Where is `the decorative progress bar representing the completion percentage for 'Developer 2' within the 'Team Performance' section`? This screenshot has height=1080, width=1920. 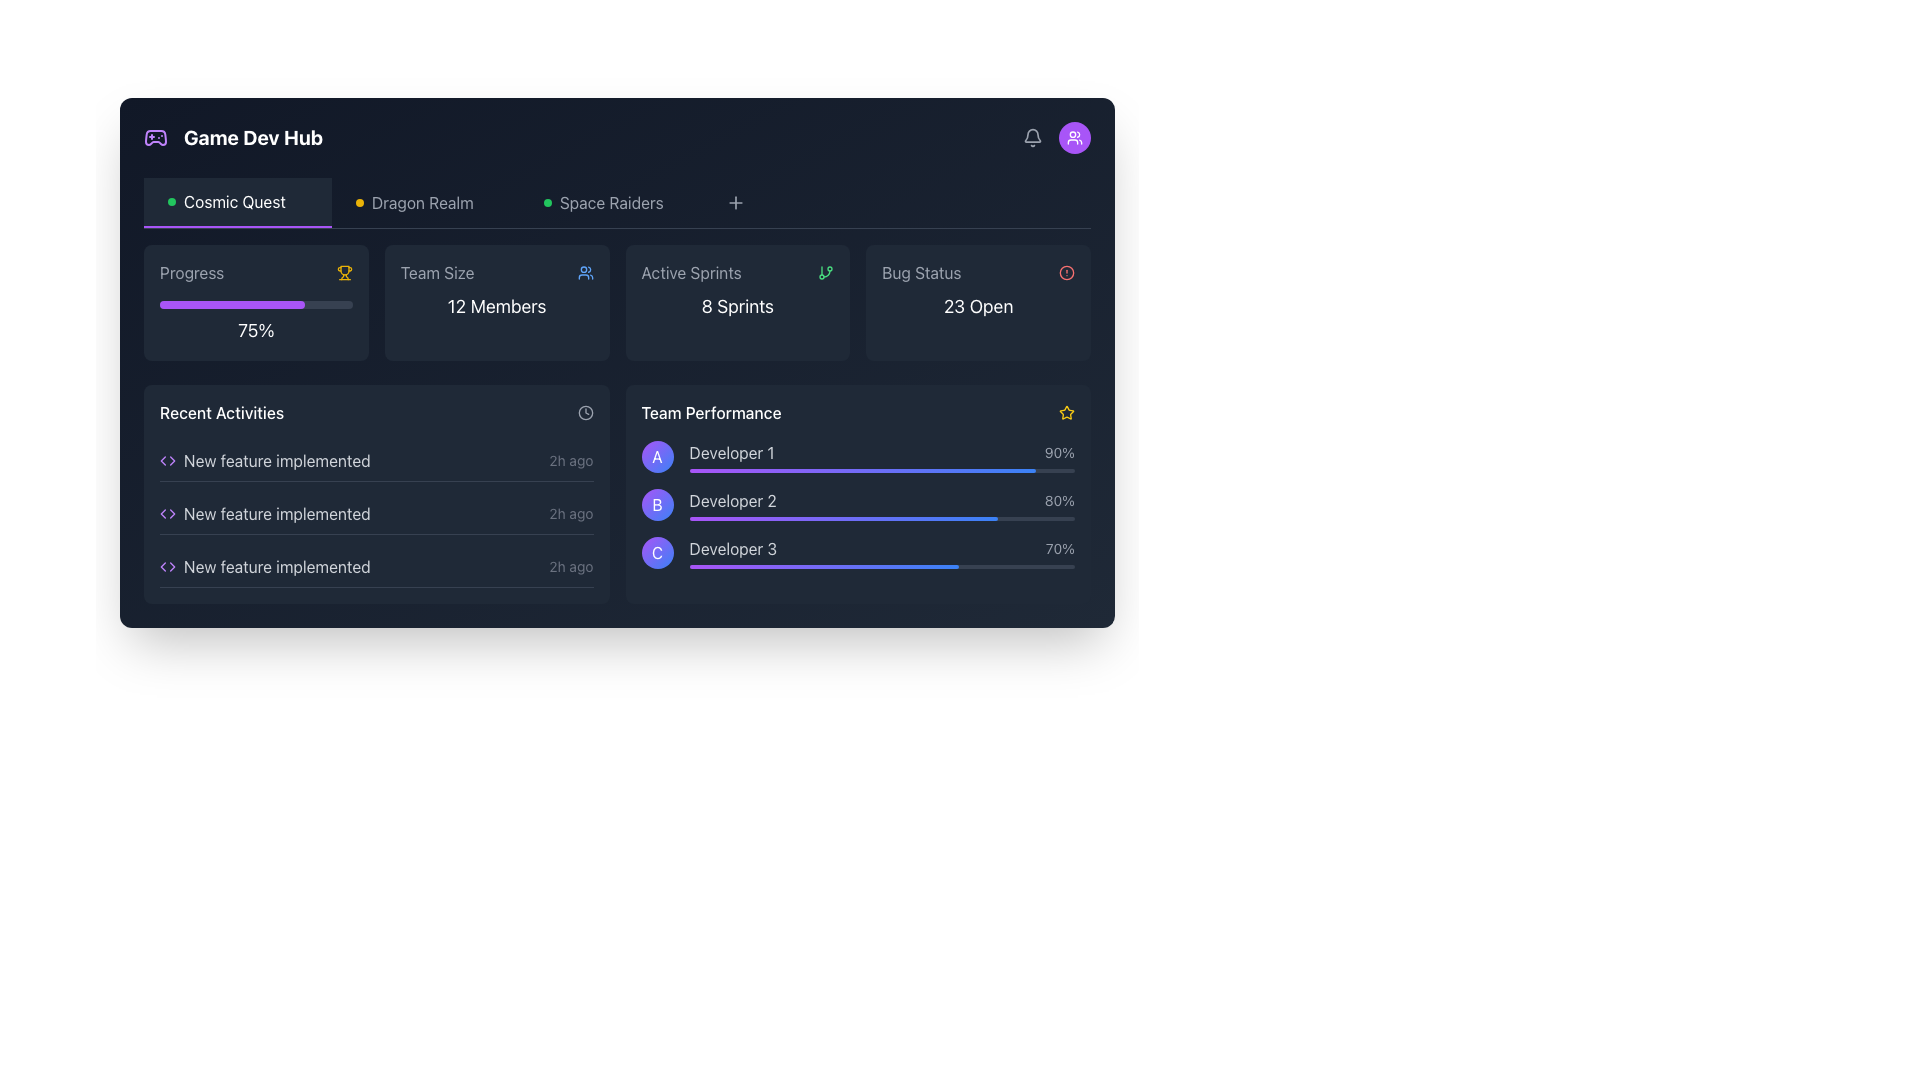 the decorative progress bar representing the completion percentage for 'Developer 2' within the 'Team Performance' section is located at coordinates (863, 470).